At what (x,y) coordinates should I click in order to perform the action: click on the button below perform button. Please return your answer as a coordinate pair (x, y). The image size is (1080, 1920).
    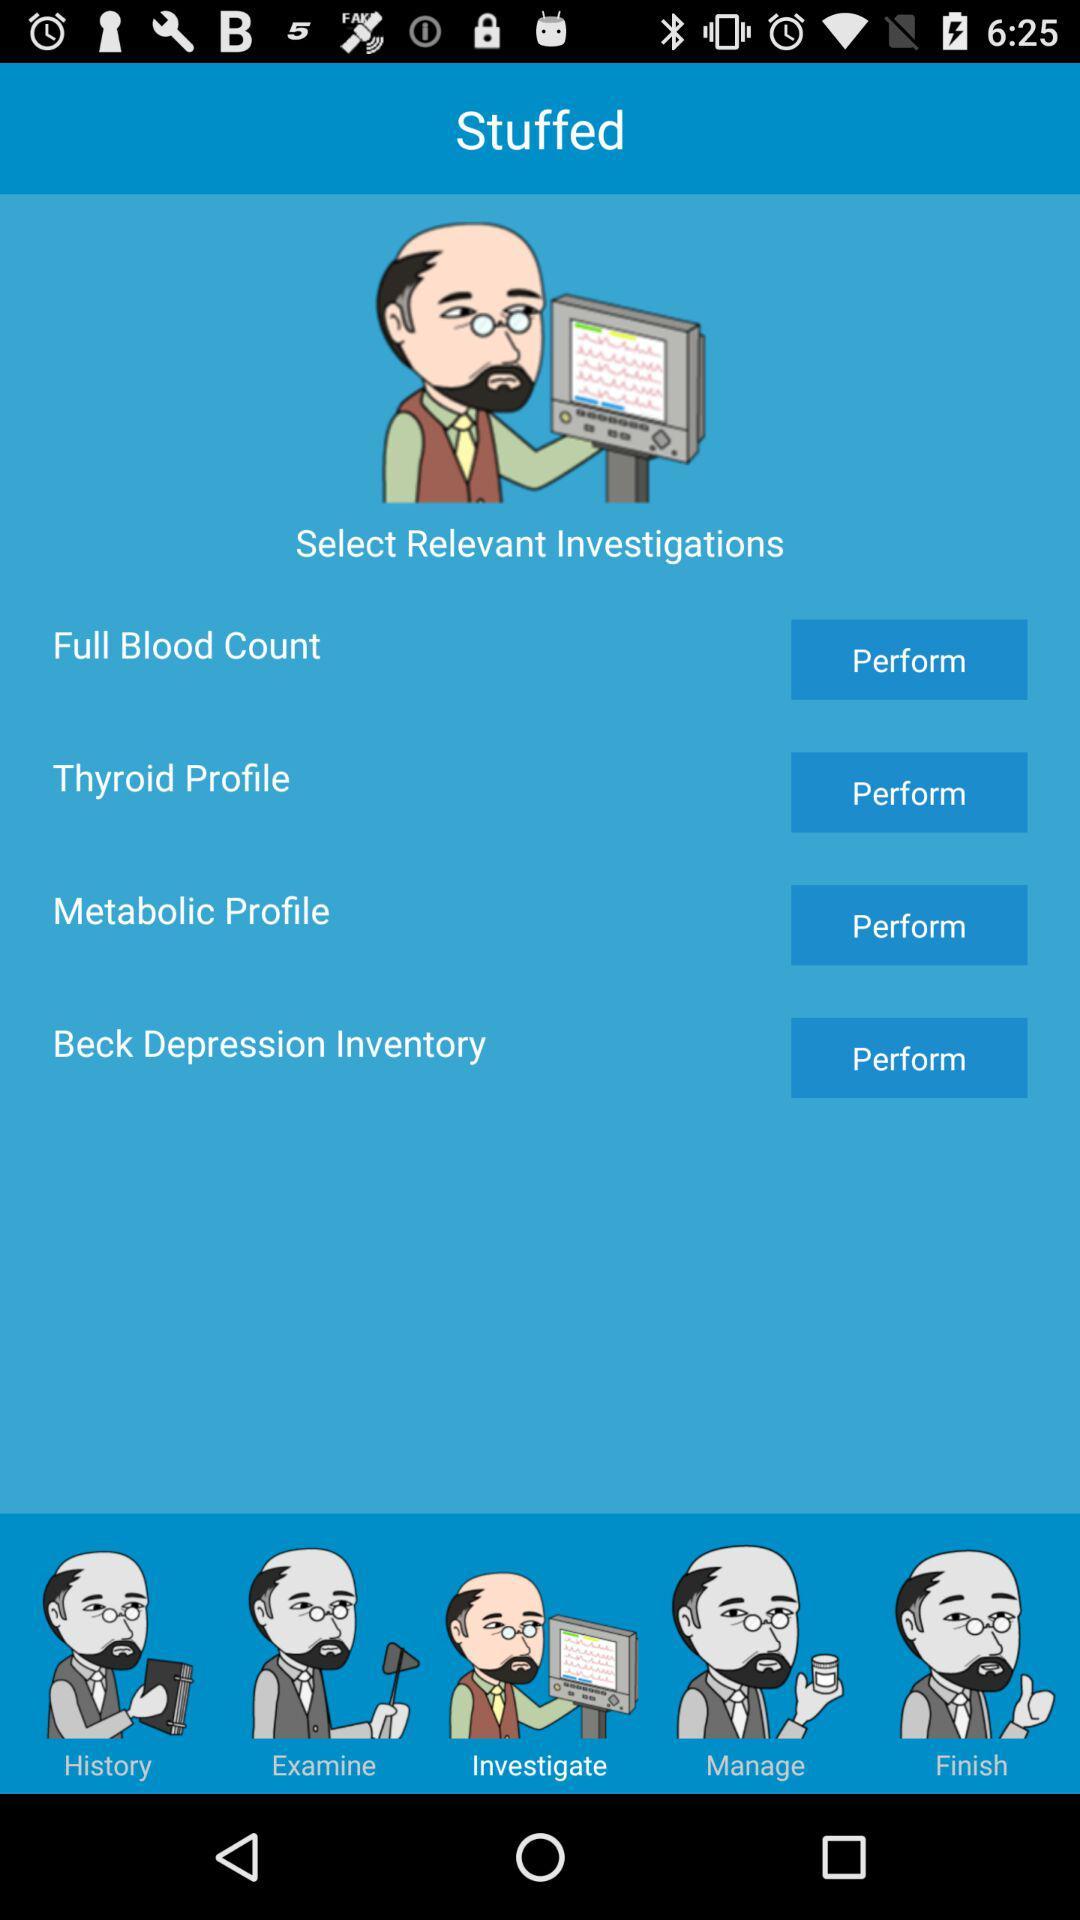
    Looking at the image, I should click on (971, 1653).